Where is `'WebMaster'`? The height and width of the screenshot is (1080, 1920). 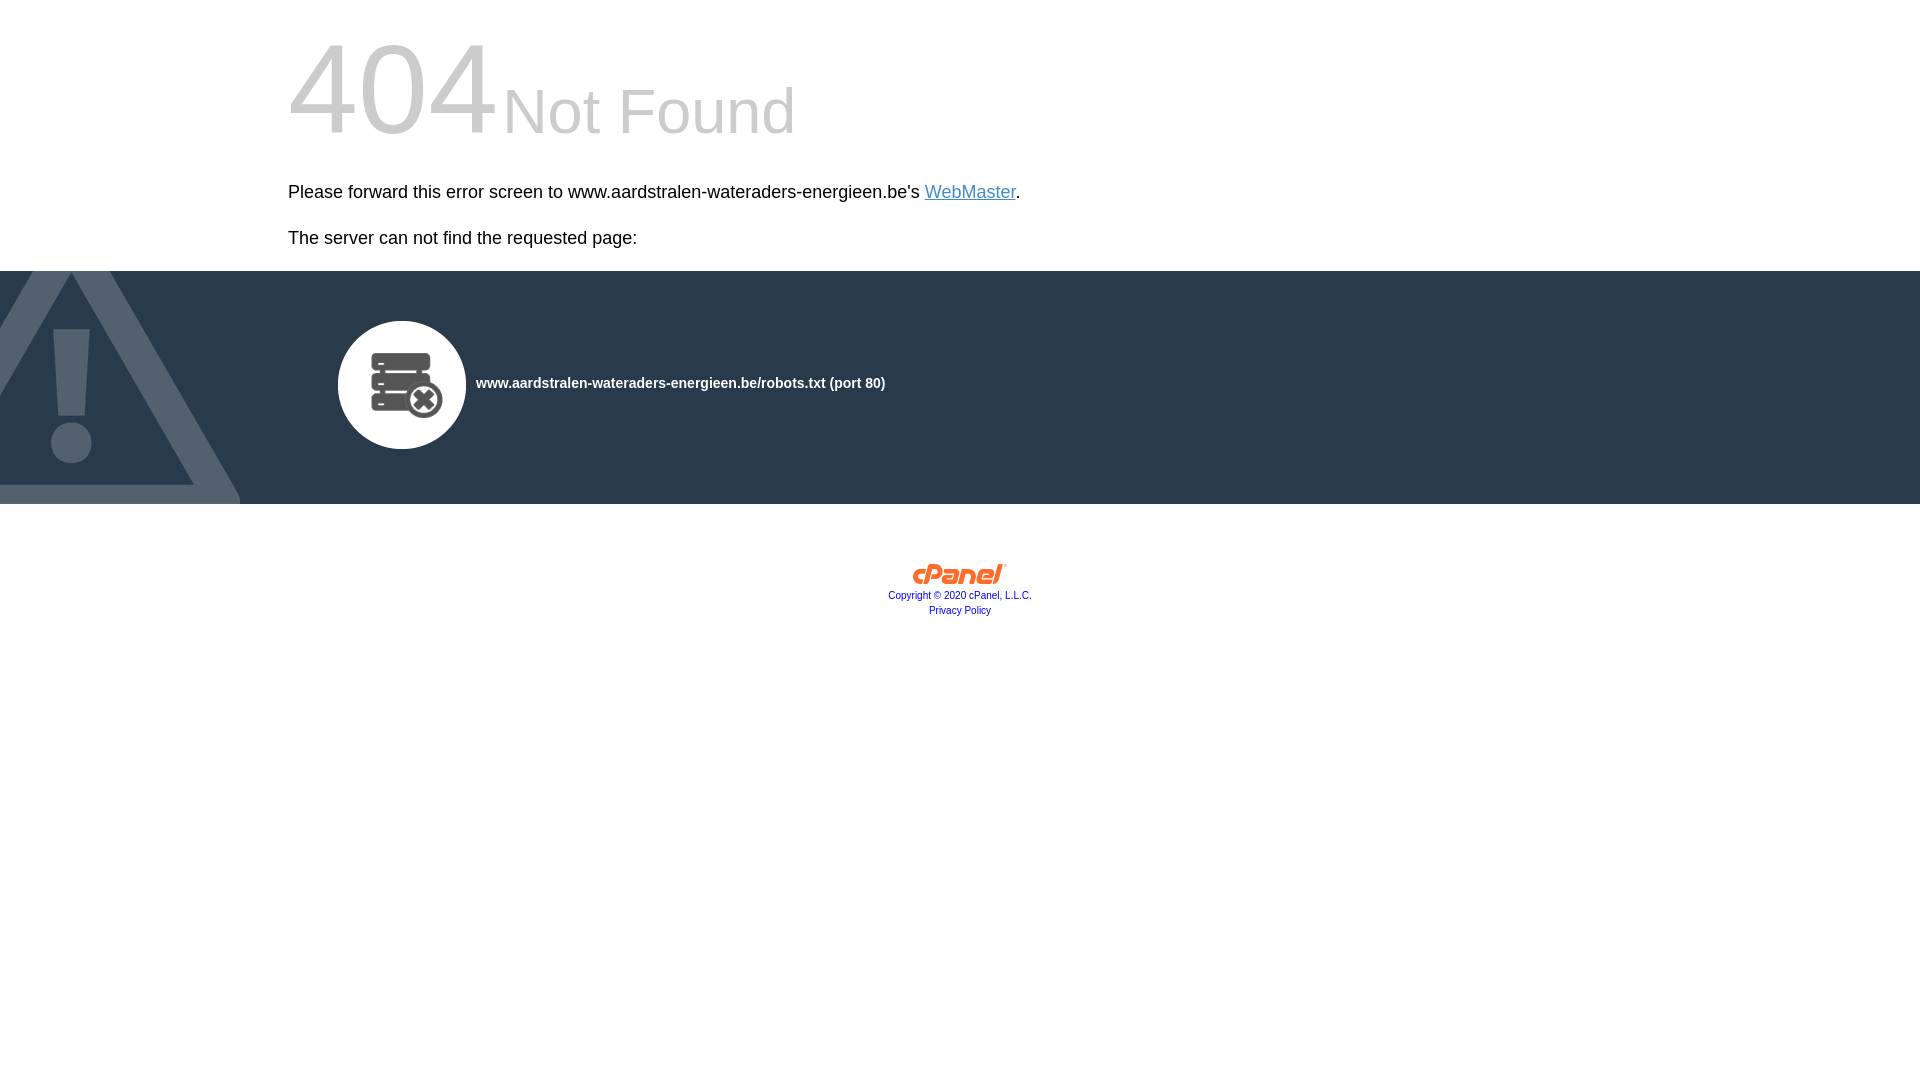 'WebMaster' is located at coordinates (924, 192).